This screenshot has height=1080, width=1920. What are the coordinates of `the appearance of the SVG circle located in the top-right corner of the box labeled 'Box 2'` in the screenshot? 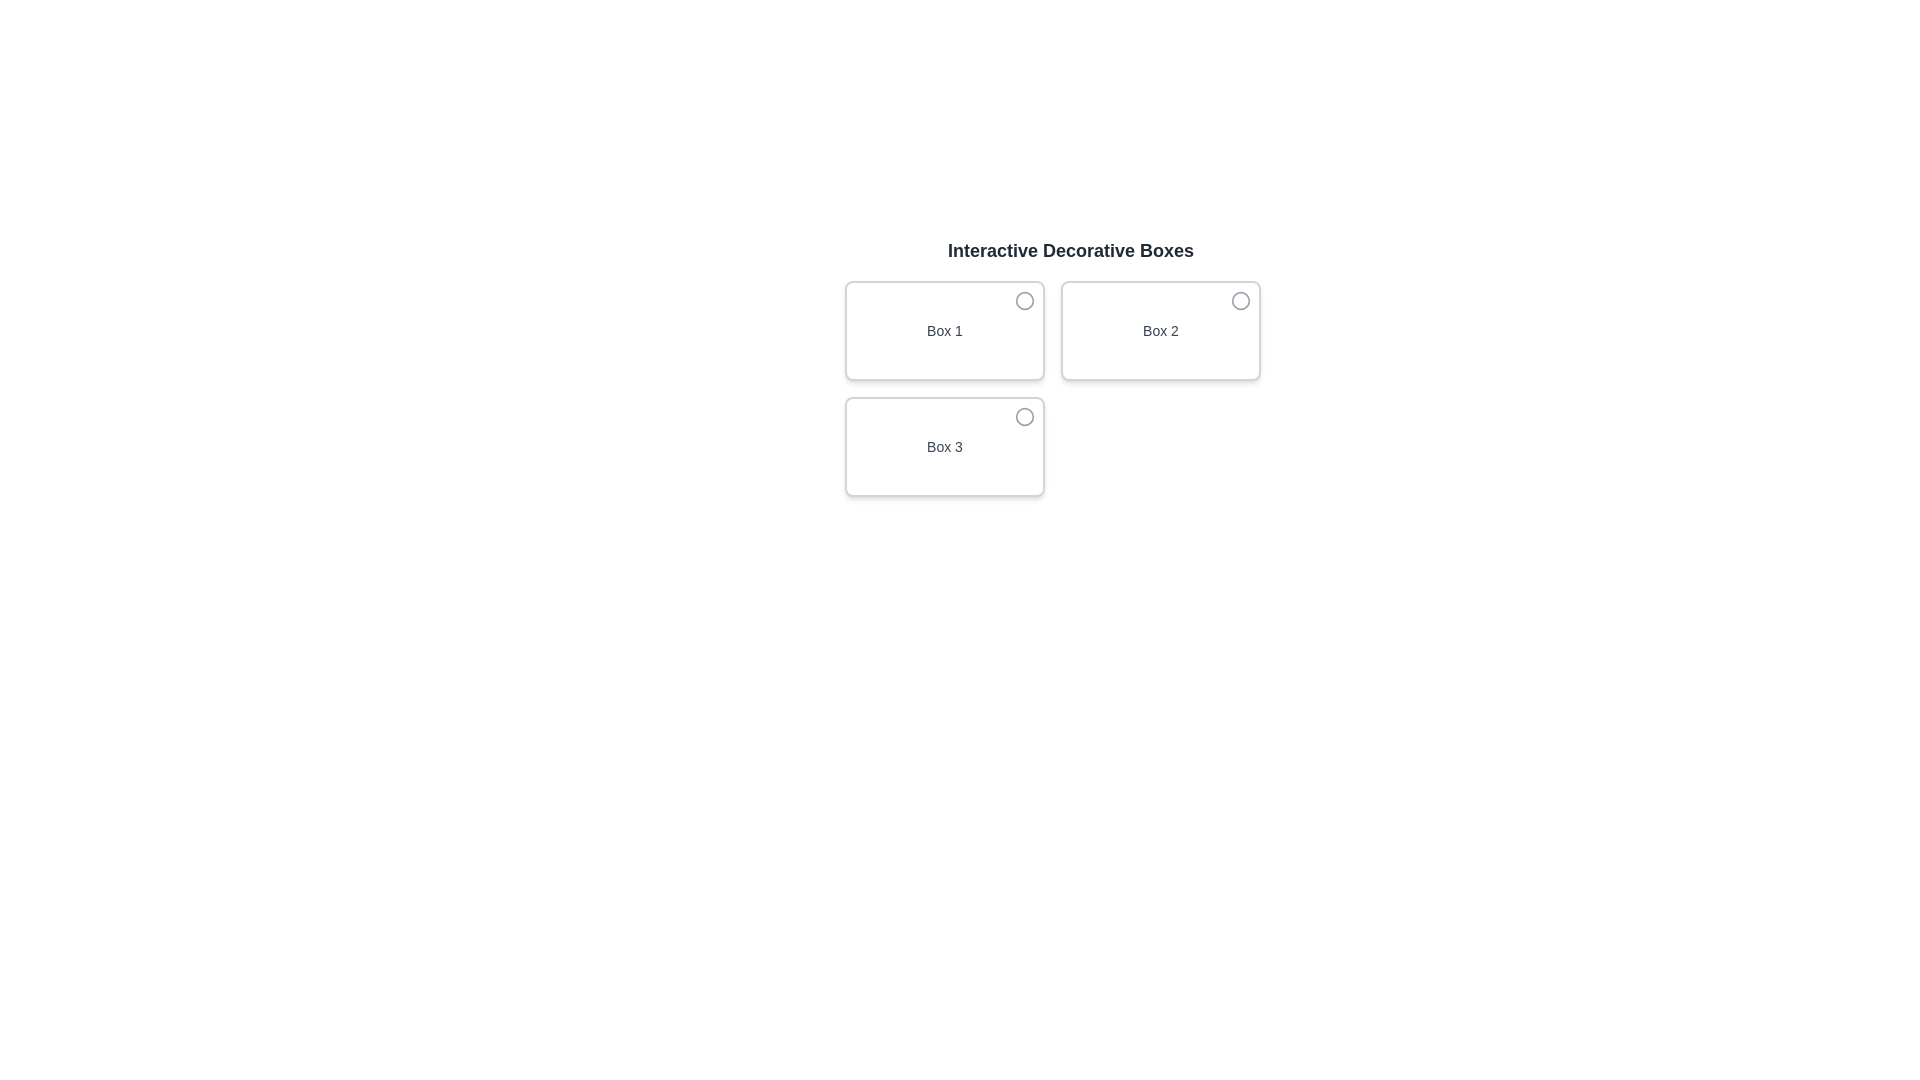 It's located at (1240, 300).